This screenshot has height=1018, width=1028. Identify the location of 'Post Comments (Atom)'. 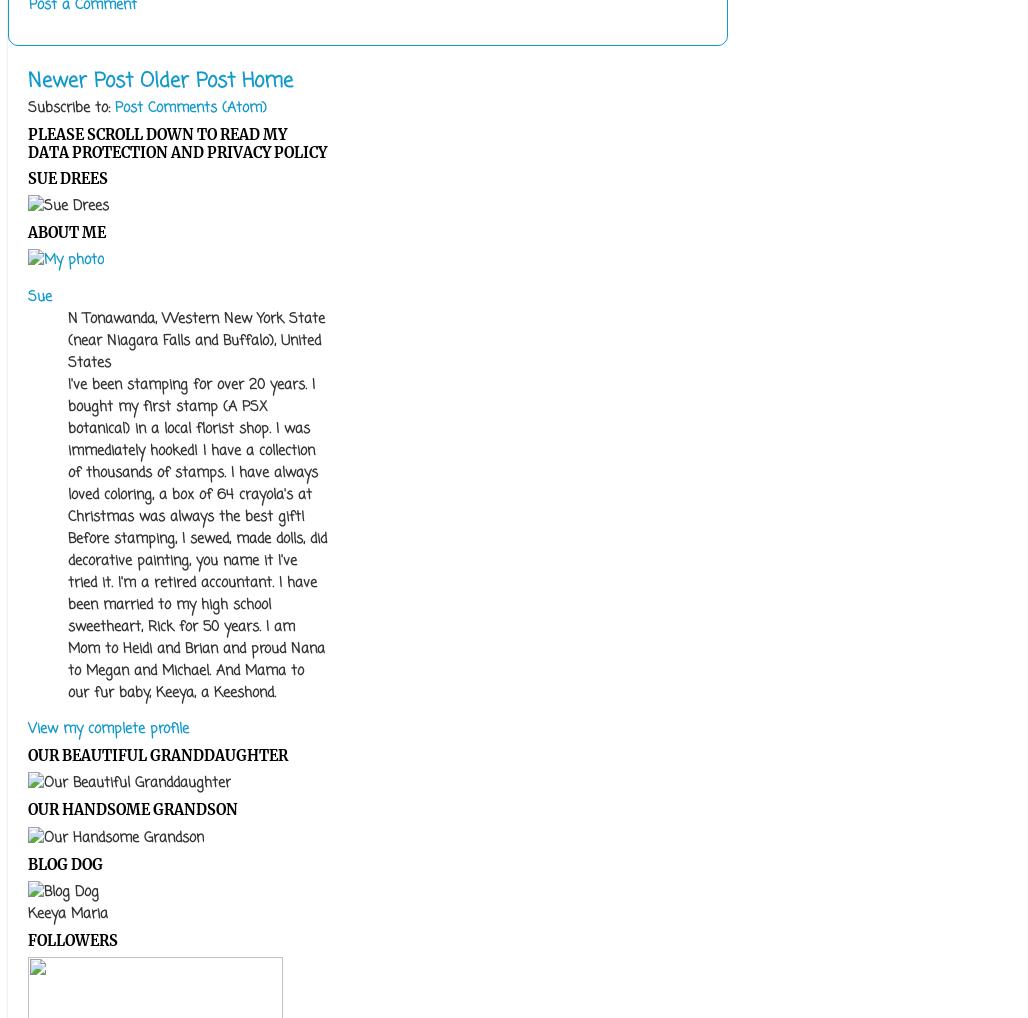
(191, 107).